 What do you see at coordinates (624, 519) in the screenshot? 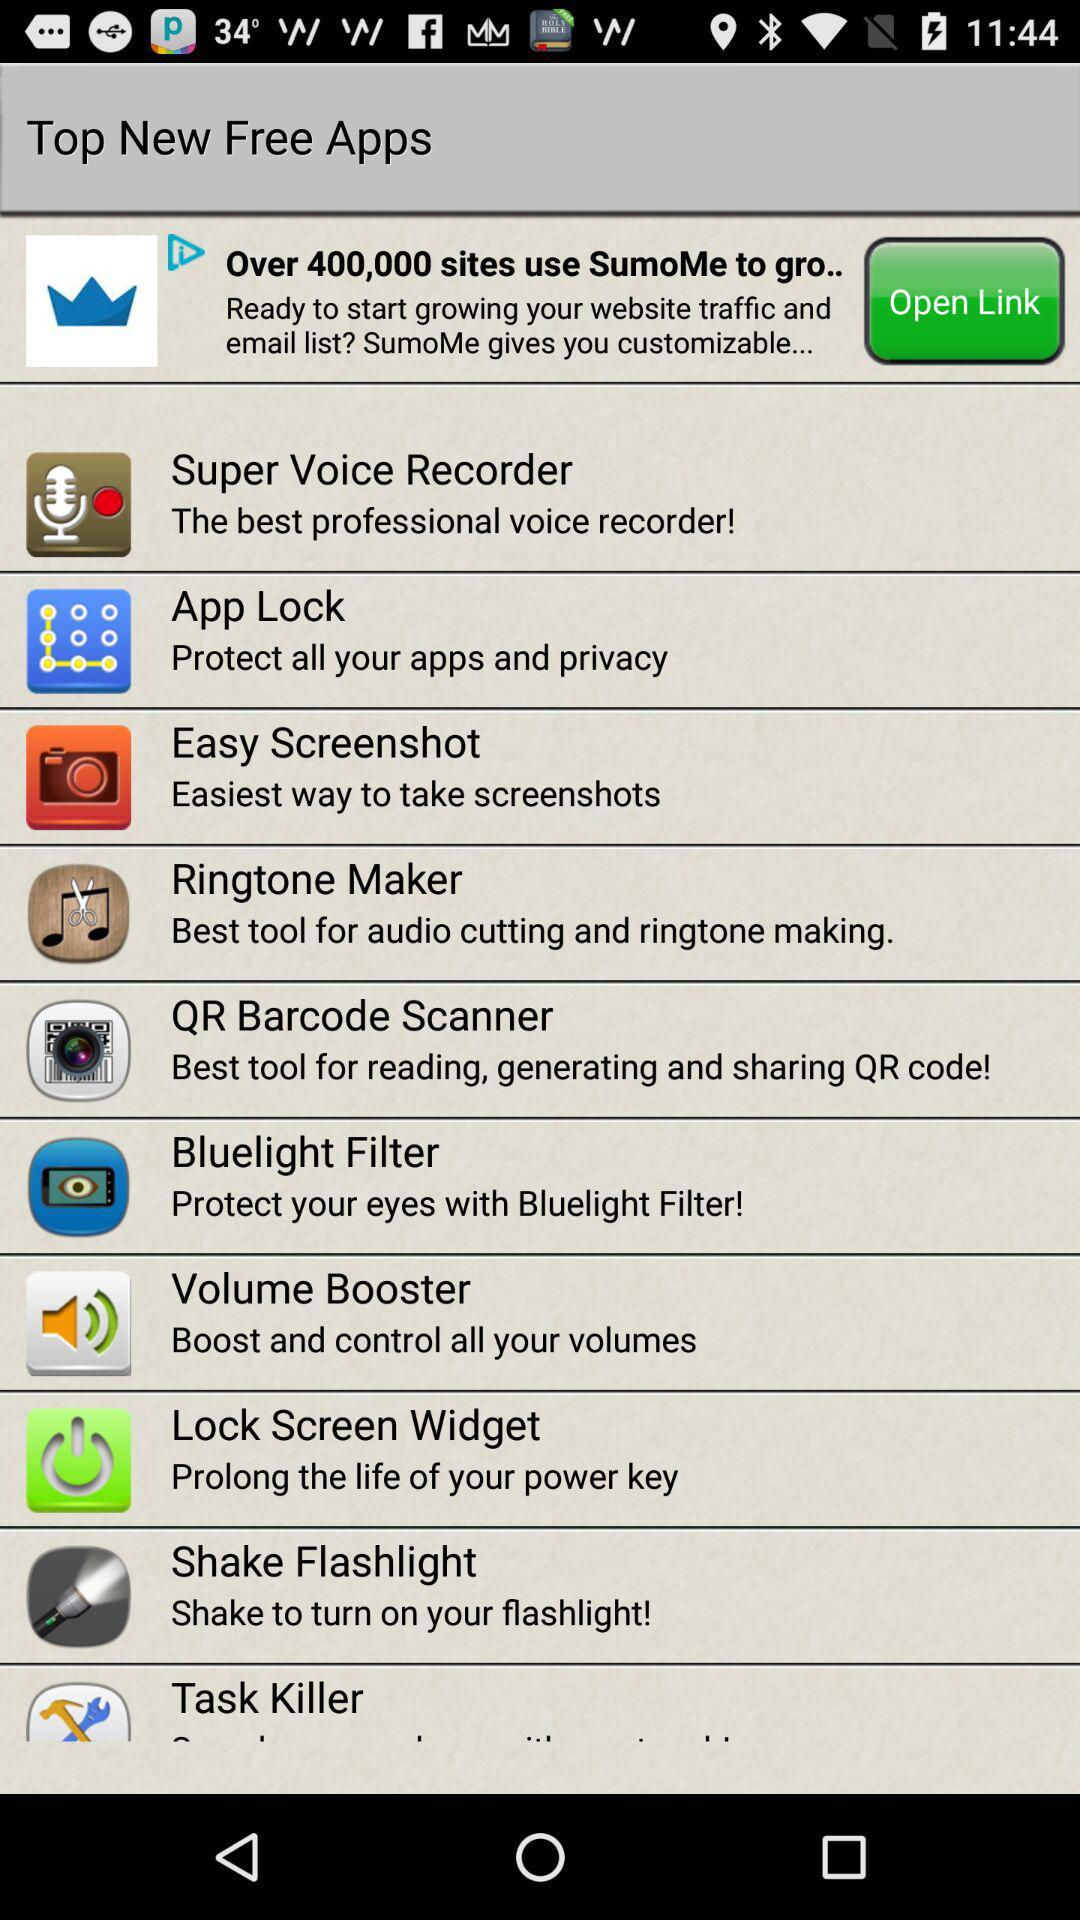
I see `the icon above the app lock` at bounding box center [624, 519].